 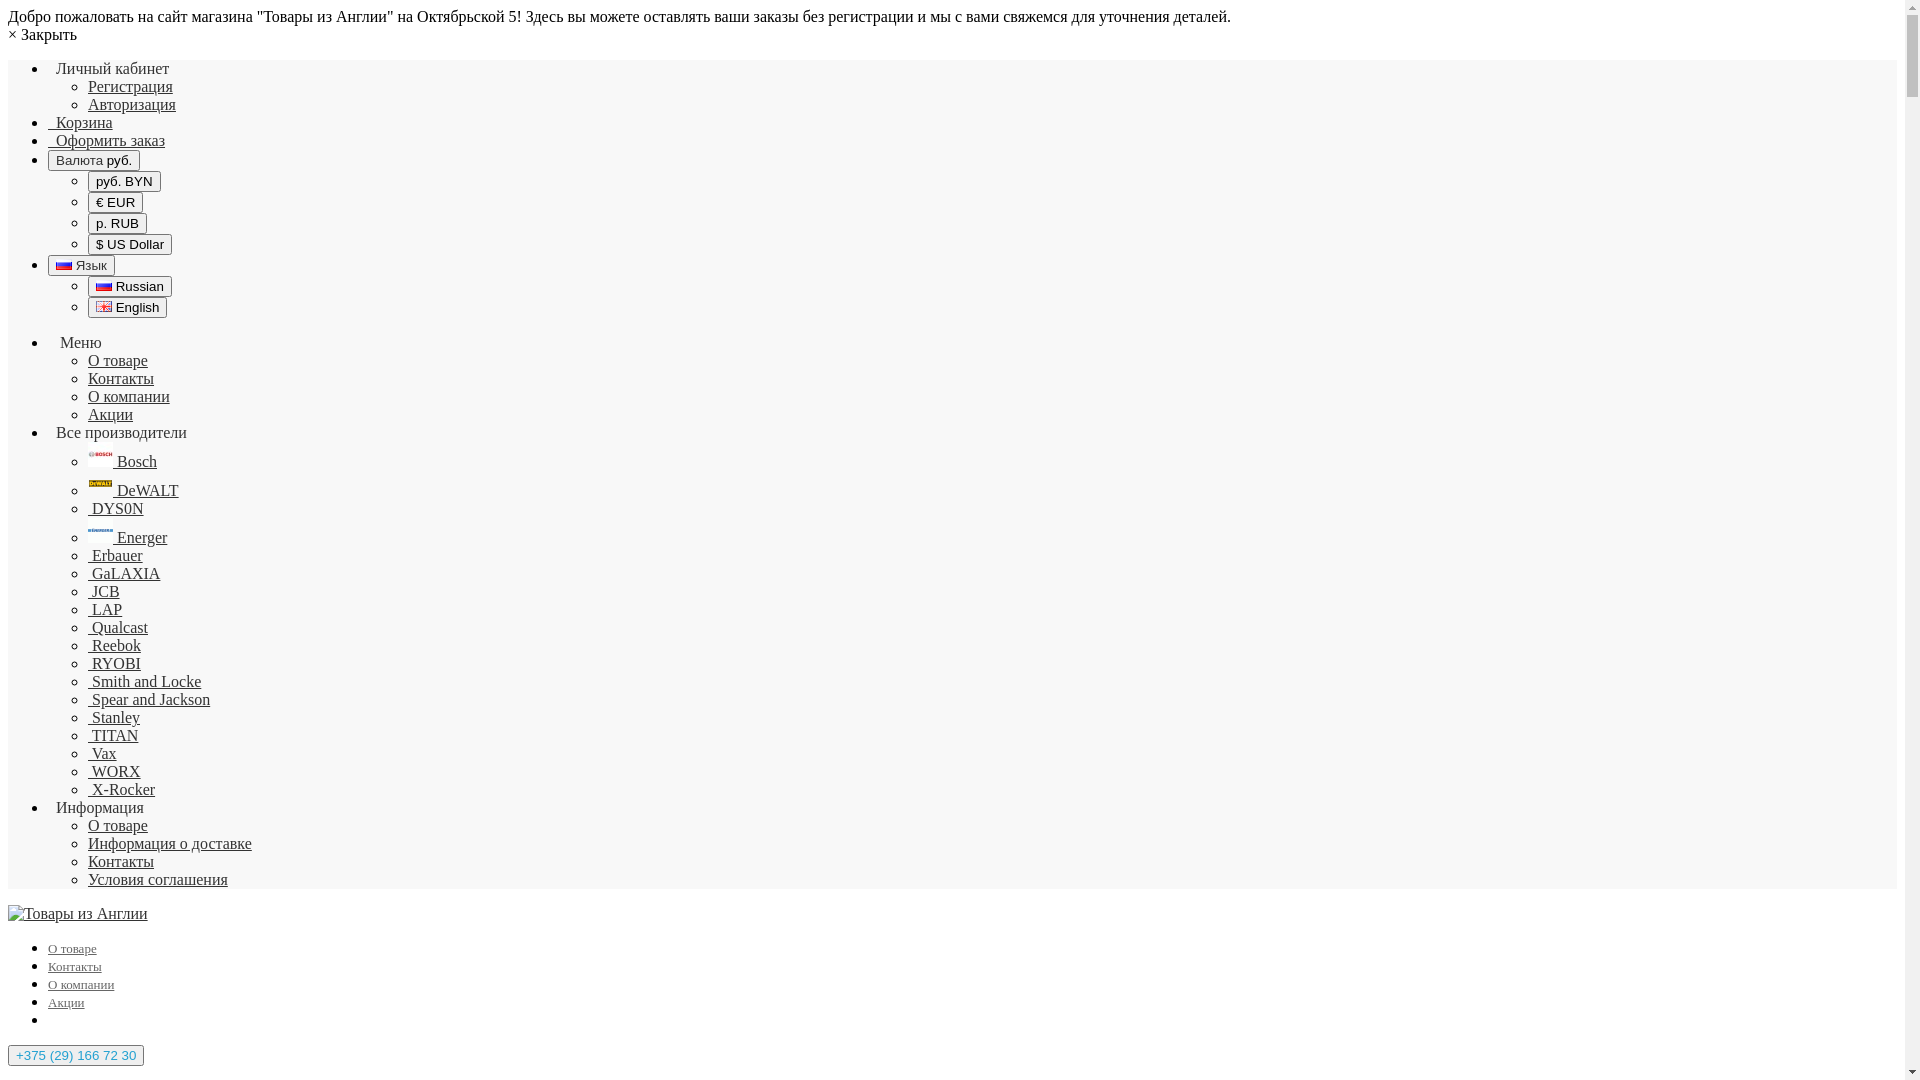 I want to click on 'GaLAXIA', so click(x=123, y=573).